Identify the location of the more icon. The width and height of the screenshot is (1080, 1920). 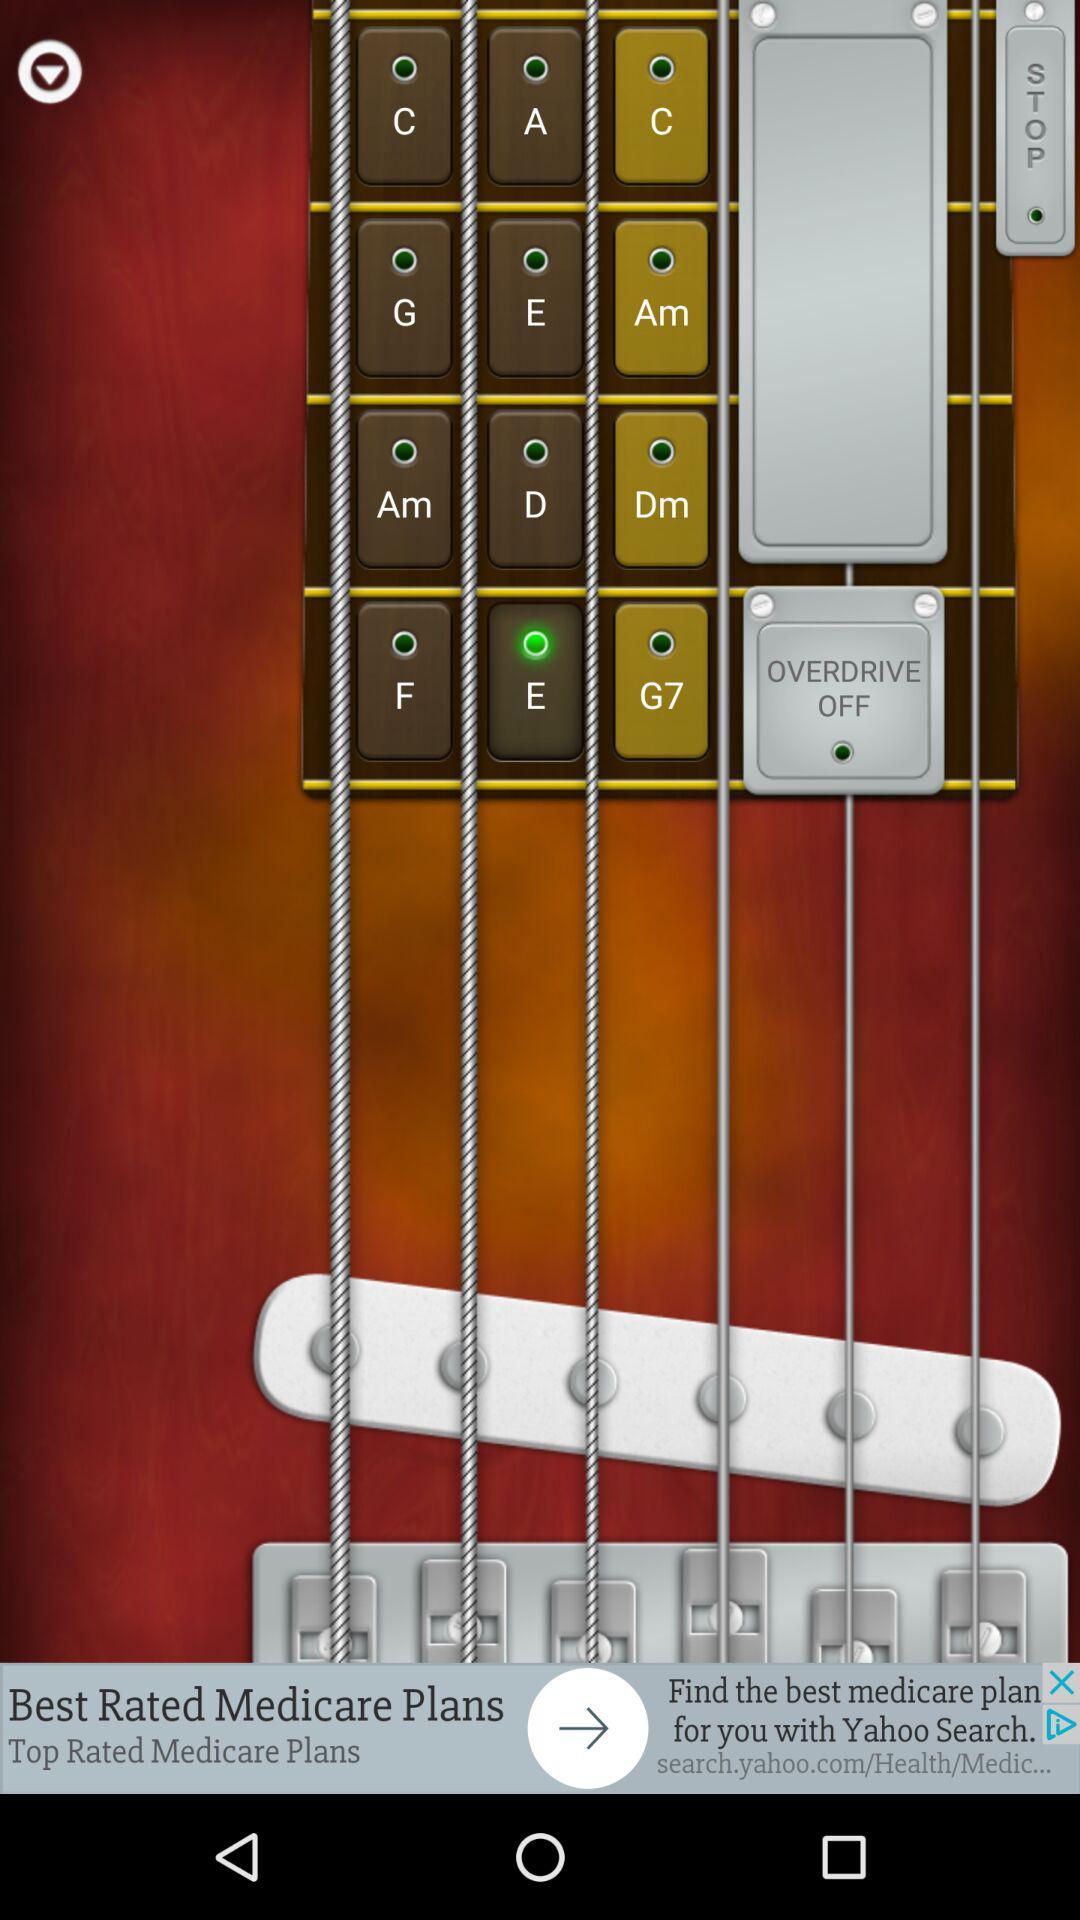
(1035, 139).